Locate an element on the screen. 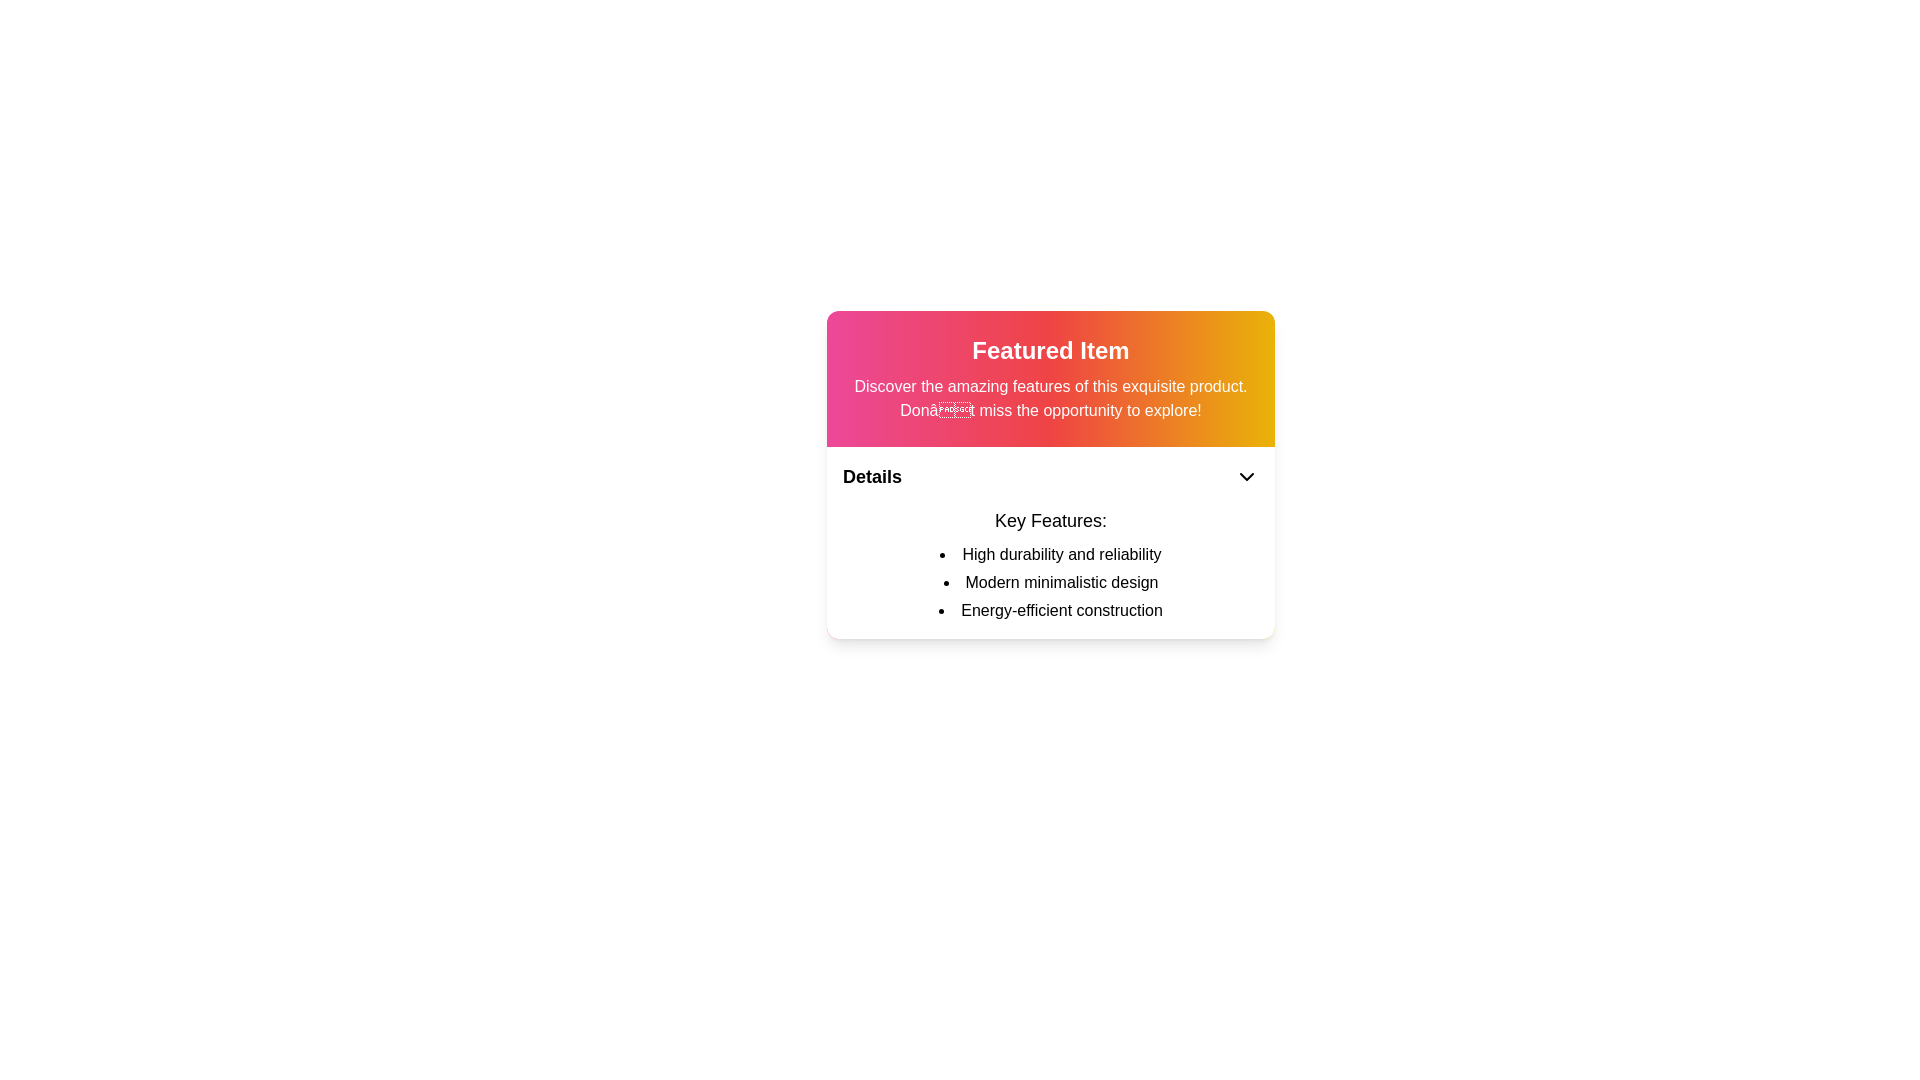 The height and width of the screenshot is (1080, 1920). the informational text block titled 'Key Features:' that contains a bulleted list of characteristics, positioned centrally within the 'Details' section is located at coordinates (1050, 564).